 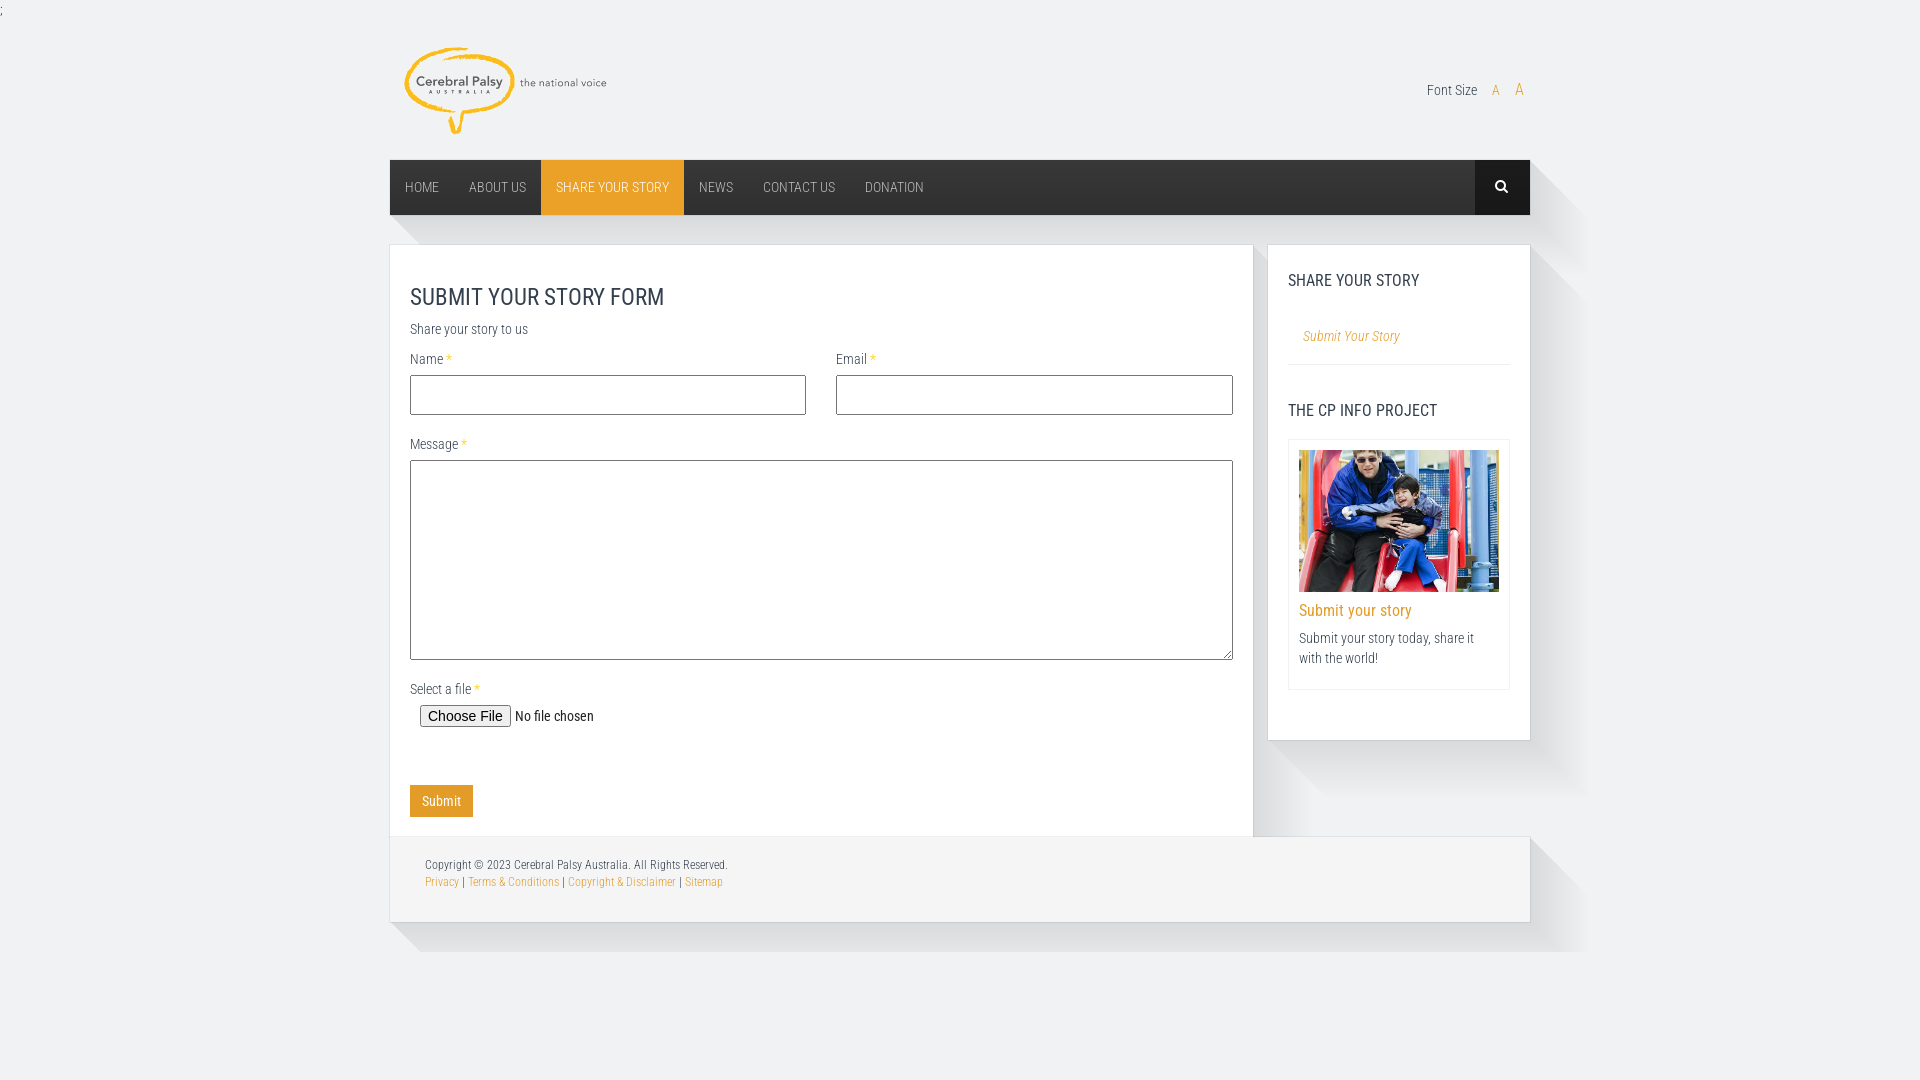 What do you see at coordinates (499, 87) in the screenshot?
I see `'Cerebral Palsy Australia'` at bounding box center [499, 87].